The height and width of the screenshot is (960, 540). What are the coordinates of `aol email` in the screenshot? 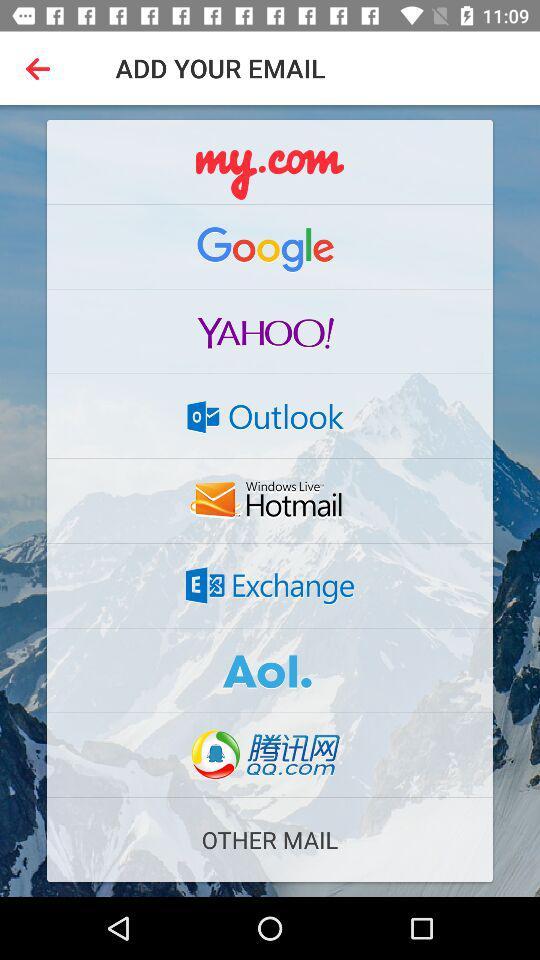 It's located at (270, 670).